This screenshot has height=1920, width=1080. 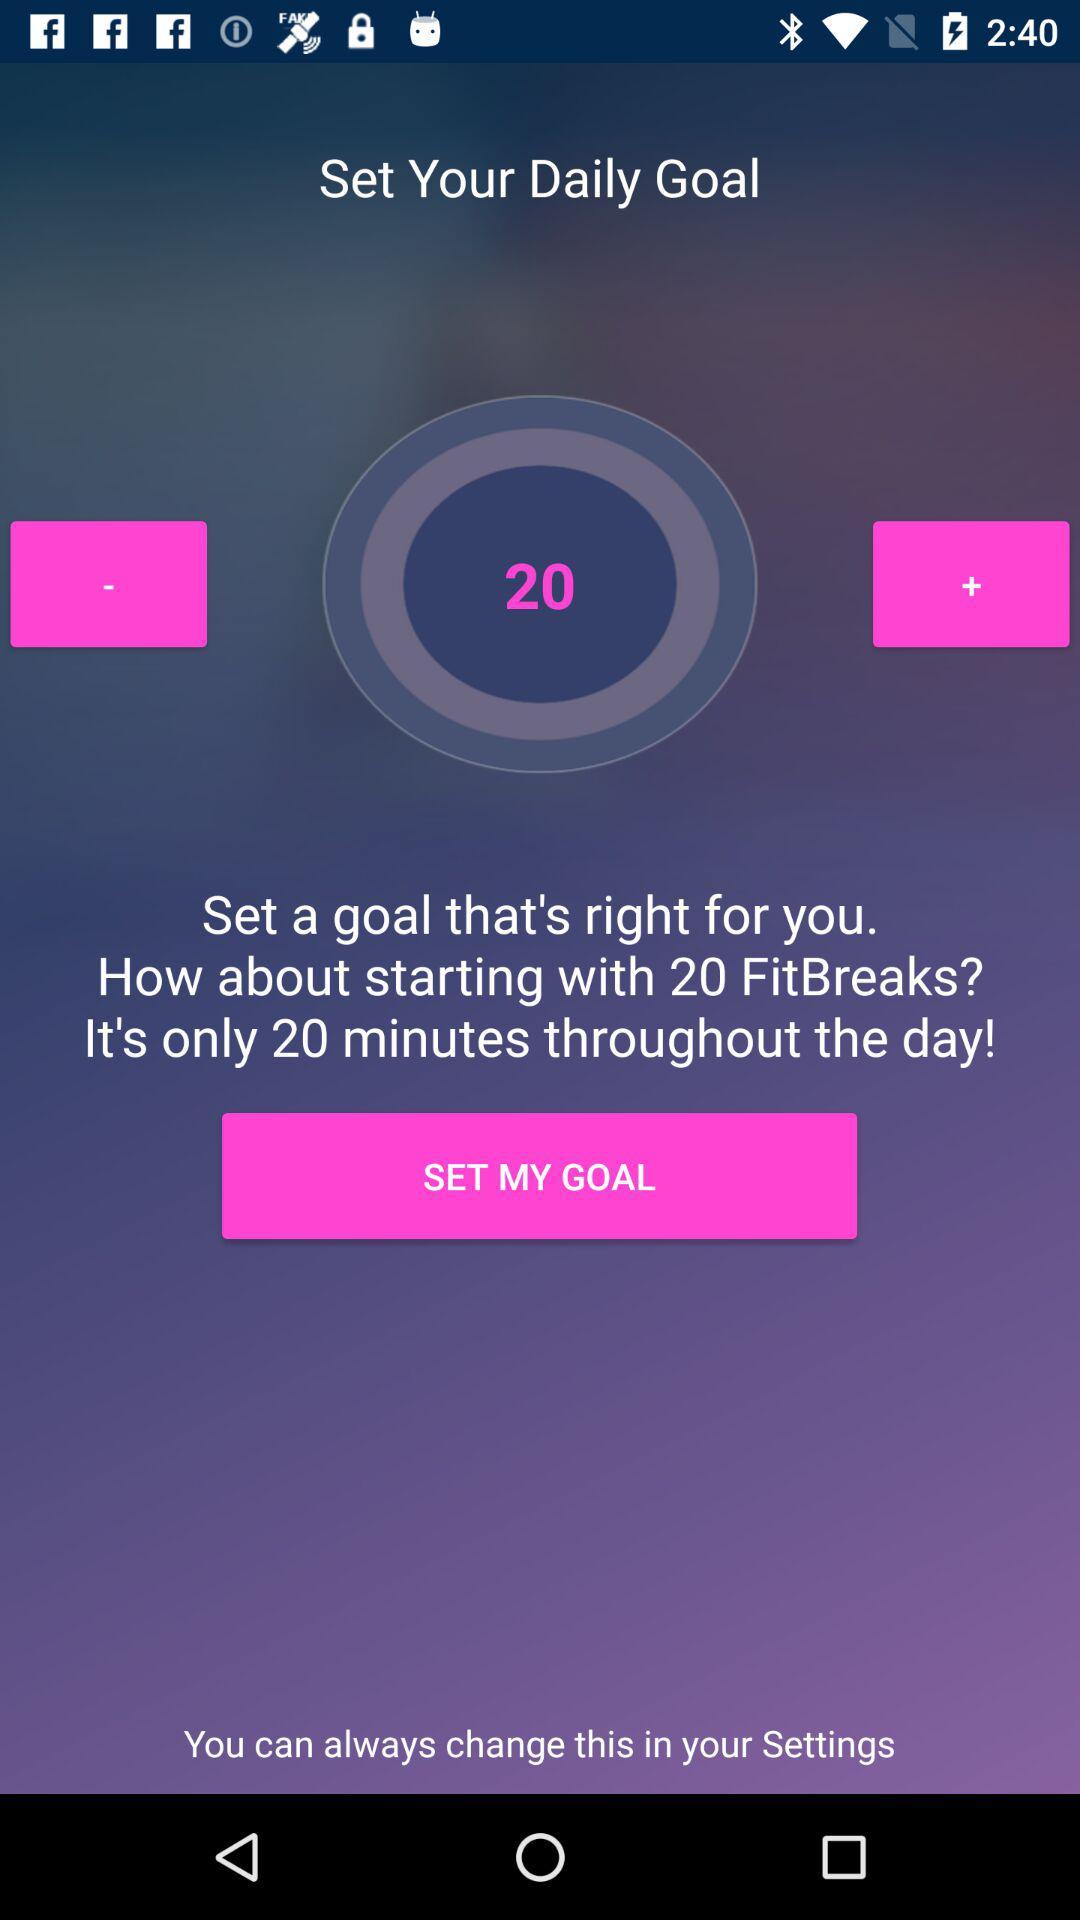 What do you see at coordinates (970, 583) in the screenshot?
I see `the icon next to the 20 item` at bounding box center [970, 583].